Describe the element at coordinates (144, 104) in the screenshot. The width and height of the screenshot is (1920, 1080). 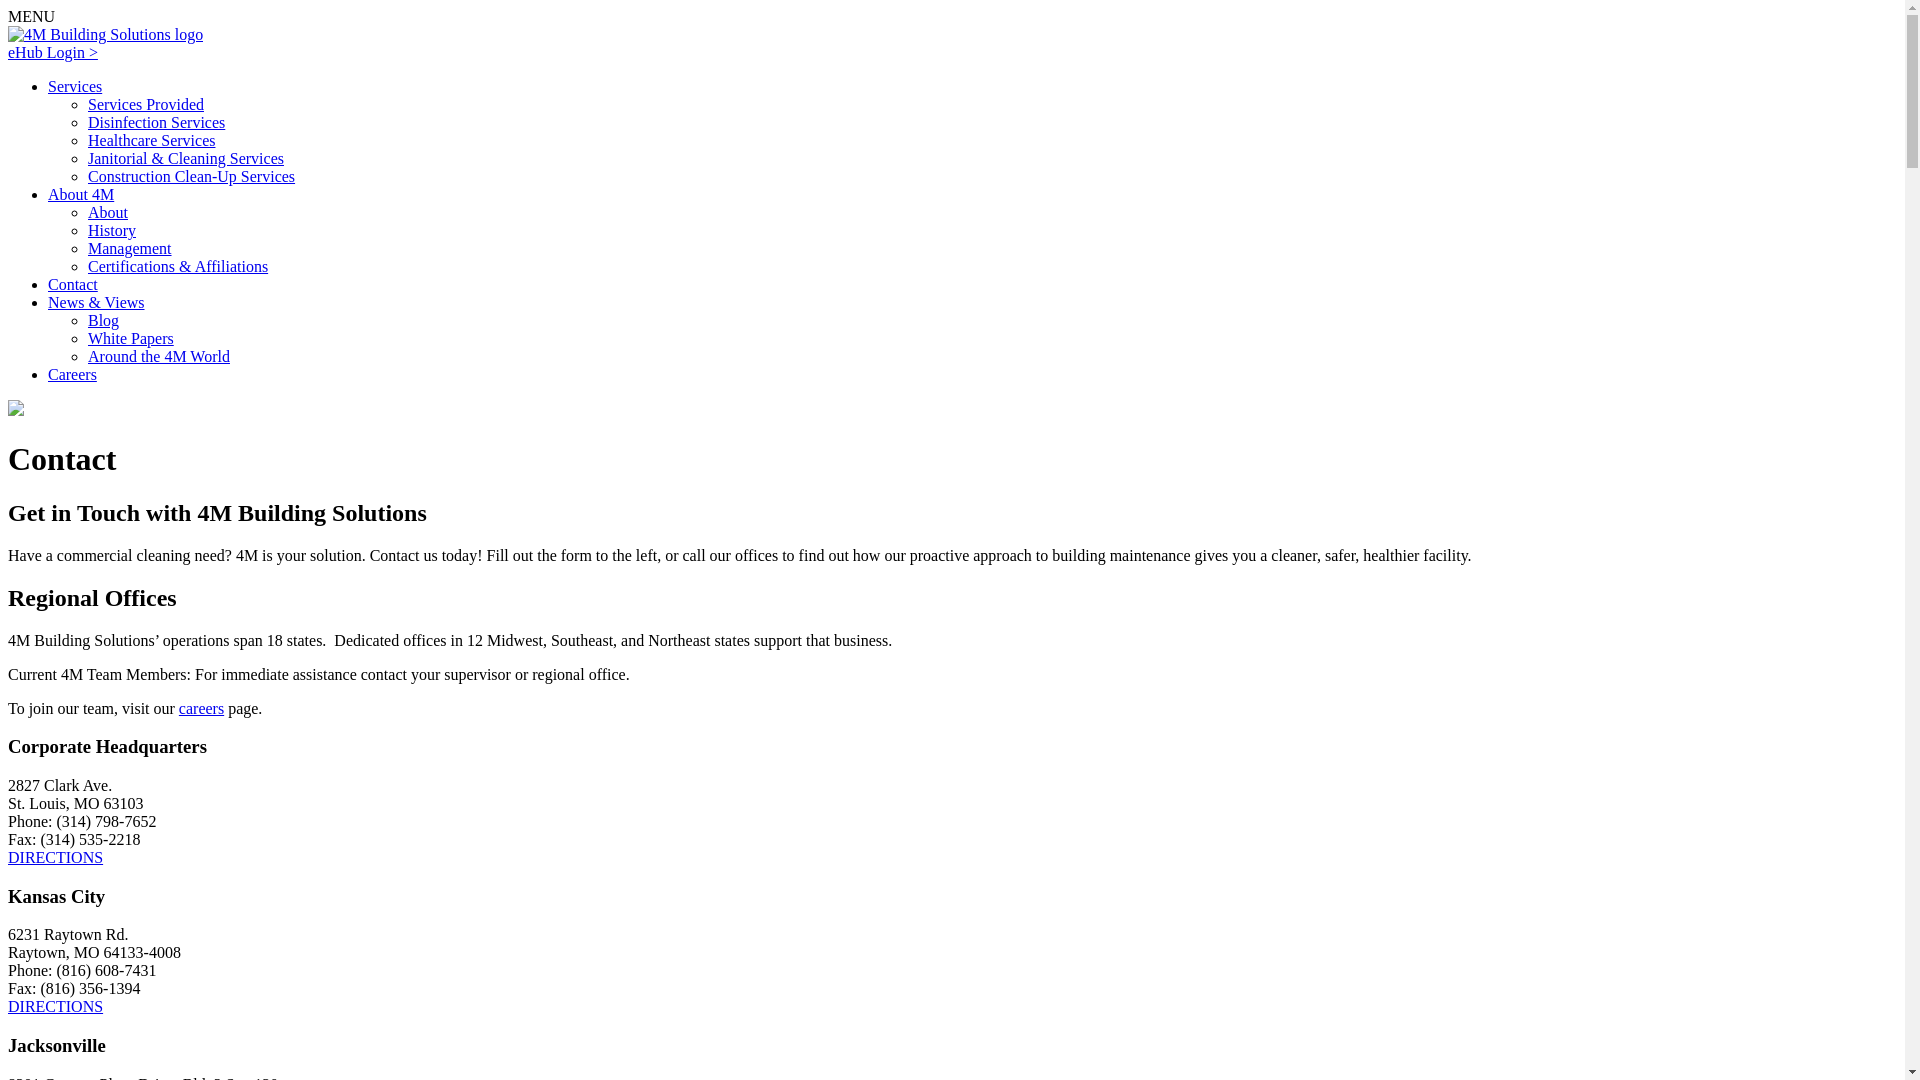
I see `'Services Provided'` at that location.